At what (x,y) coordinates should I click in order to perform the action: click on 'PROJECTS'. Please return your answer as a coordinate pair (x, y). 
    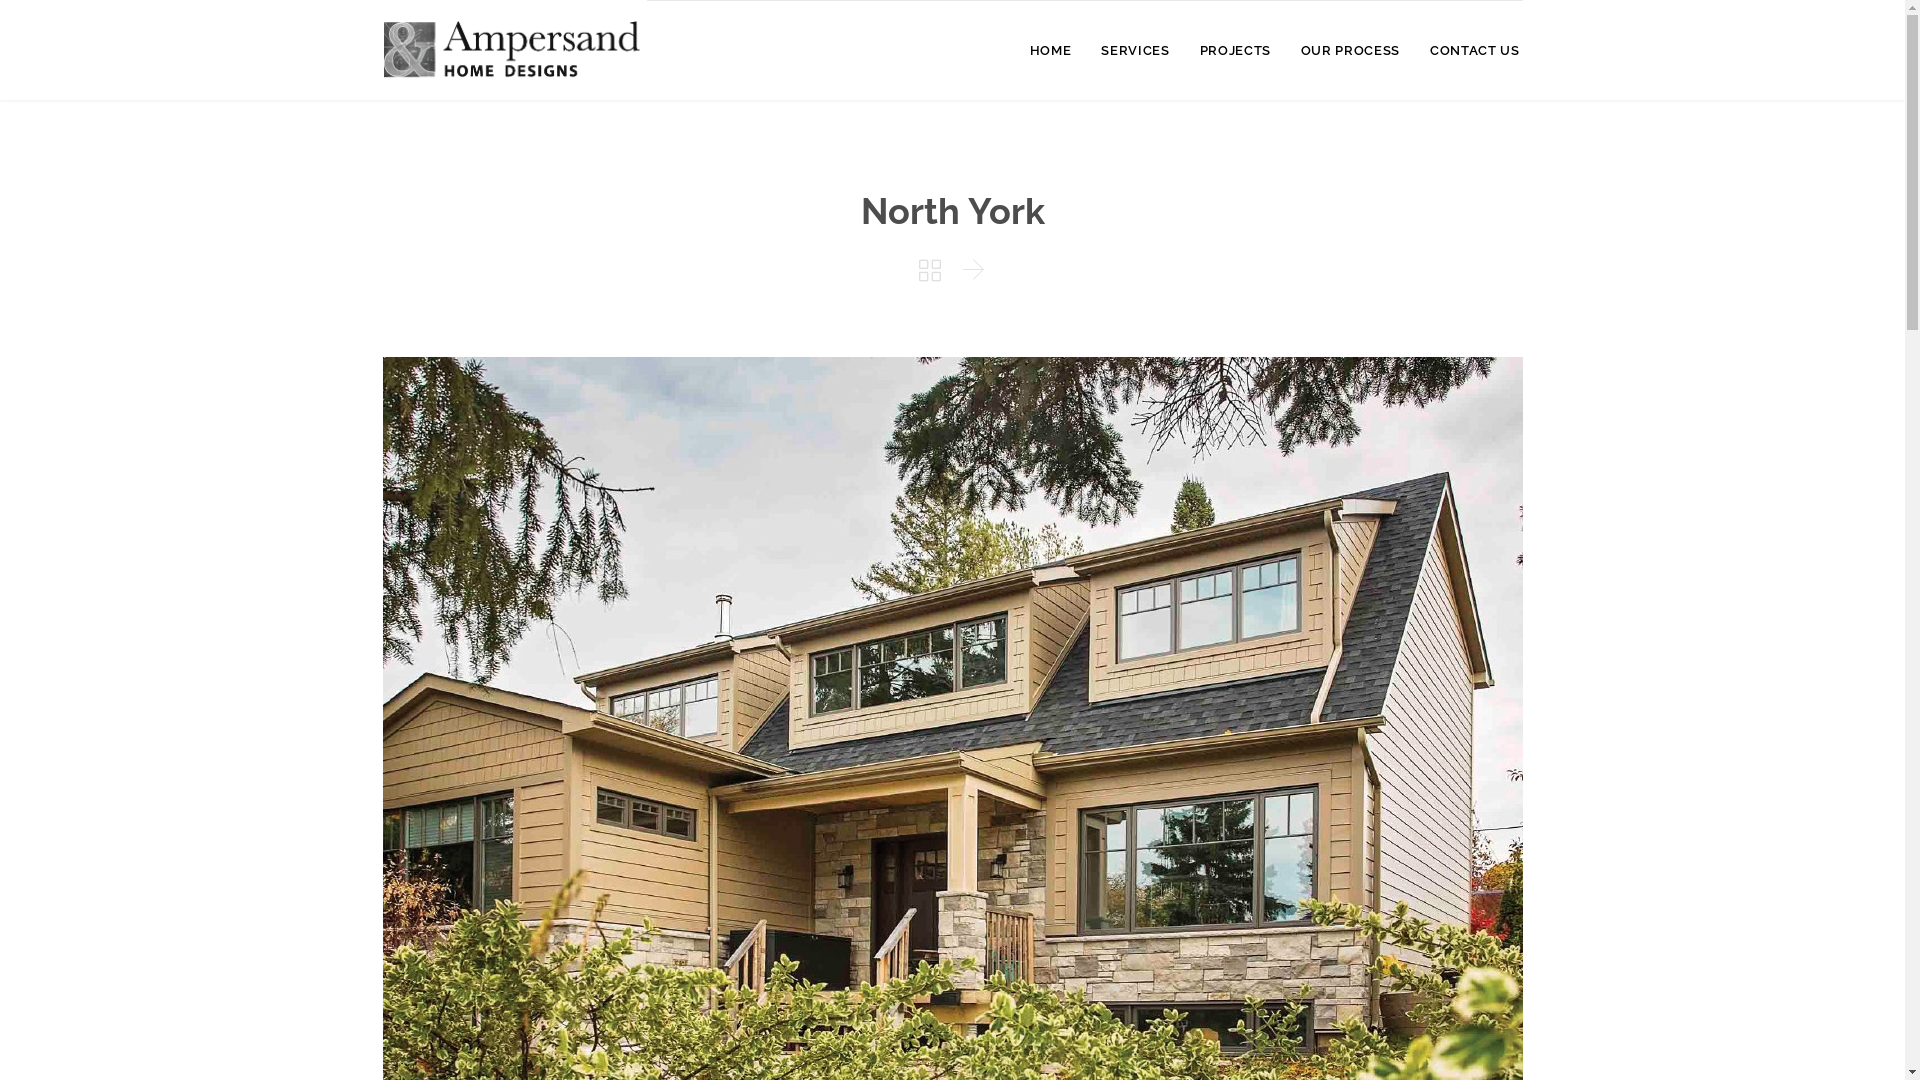
    Looking at the image, I should click on (1200, 51).